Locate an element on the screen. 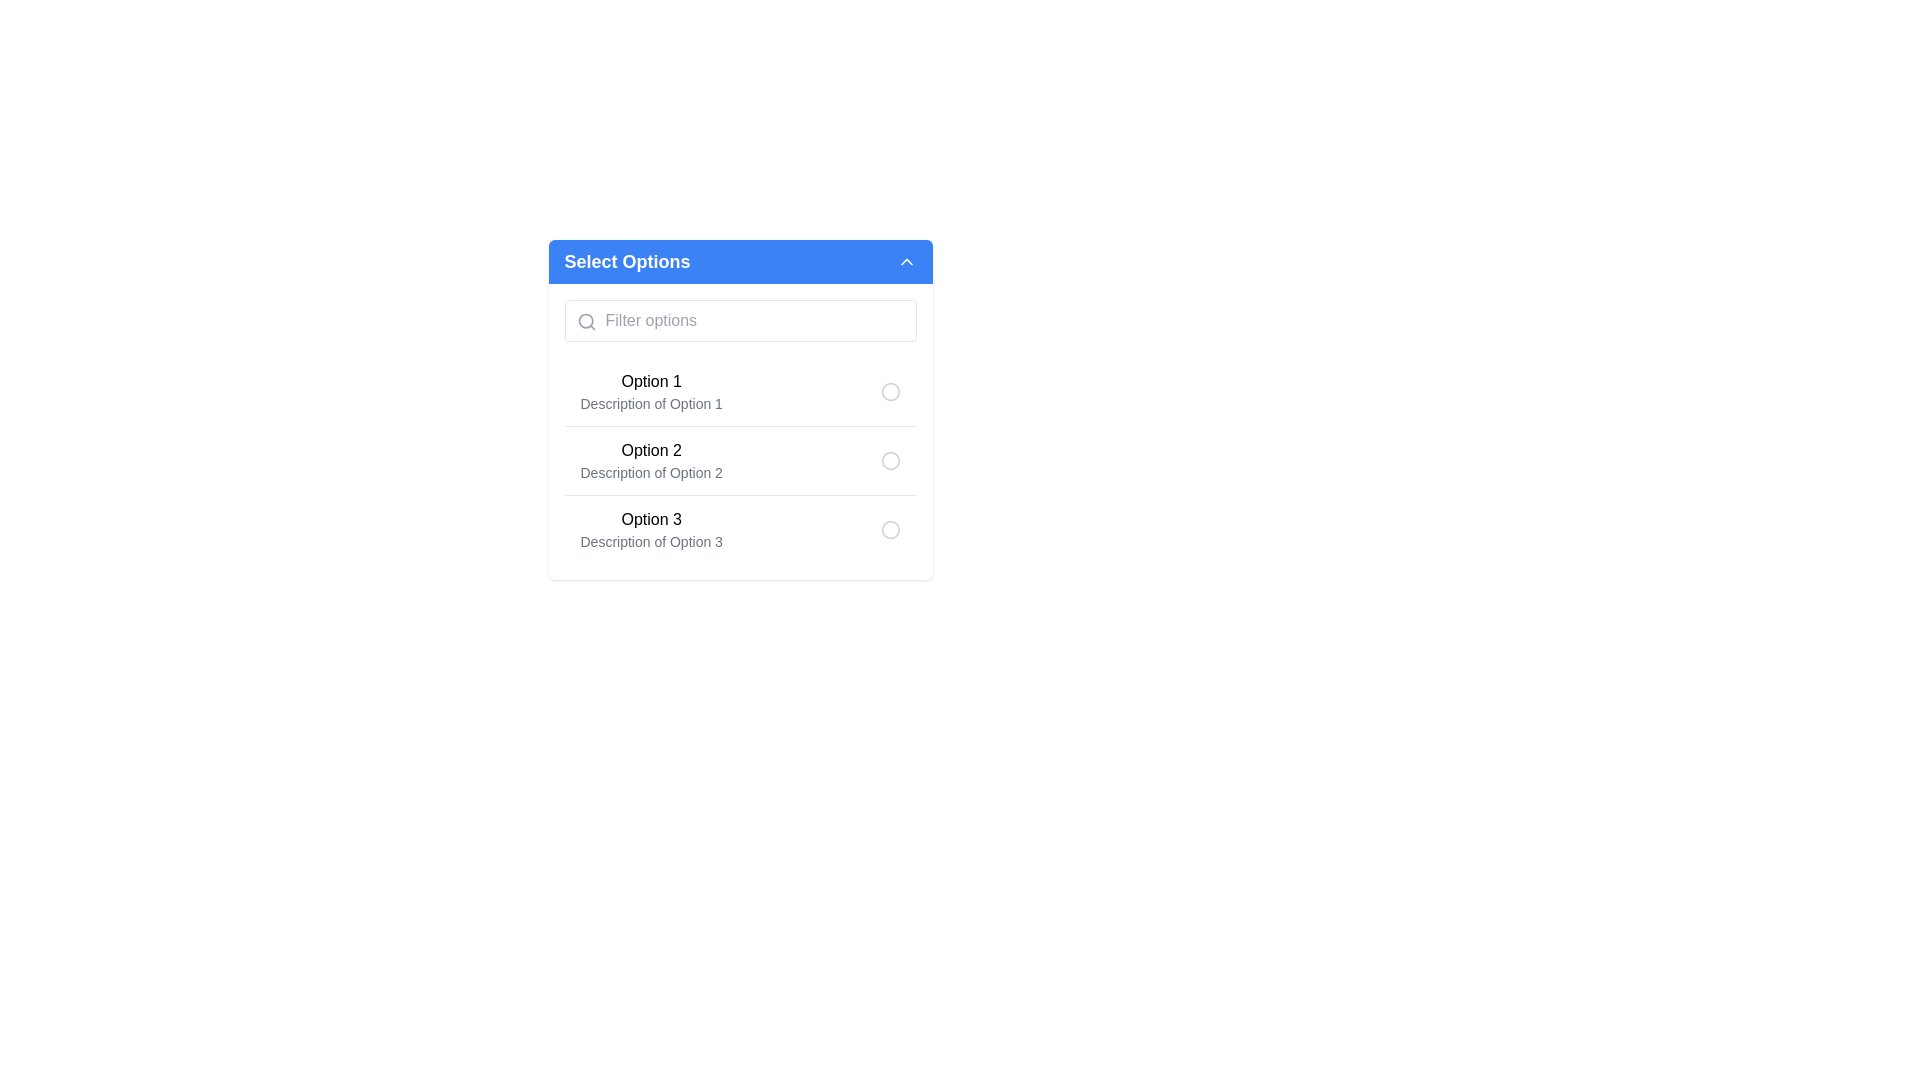 The height and width of the screenshot is (1080, 1920). the static text label for 'Option 1' located at the top-left of the dropdown titled 'Select Options' is located at coordinates (651, 381).